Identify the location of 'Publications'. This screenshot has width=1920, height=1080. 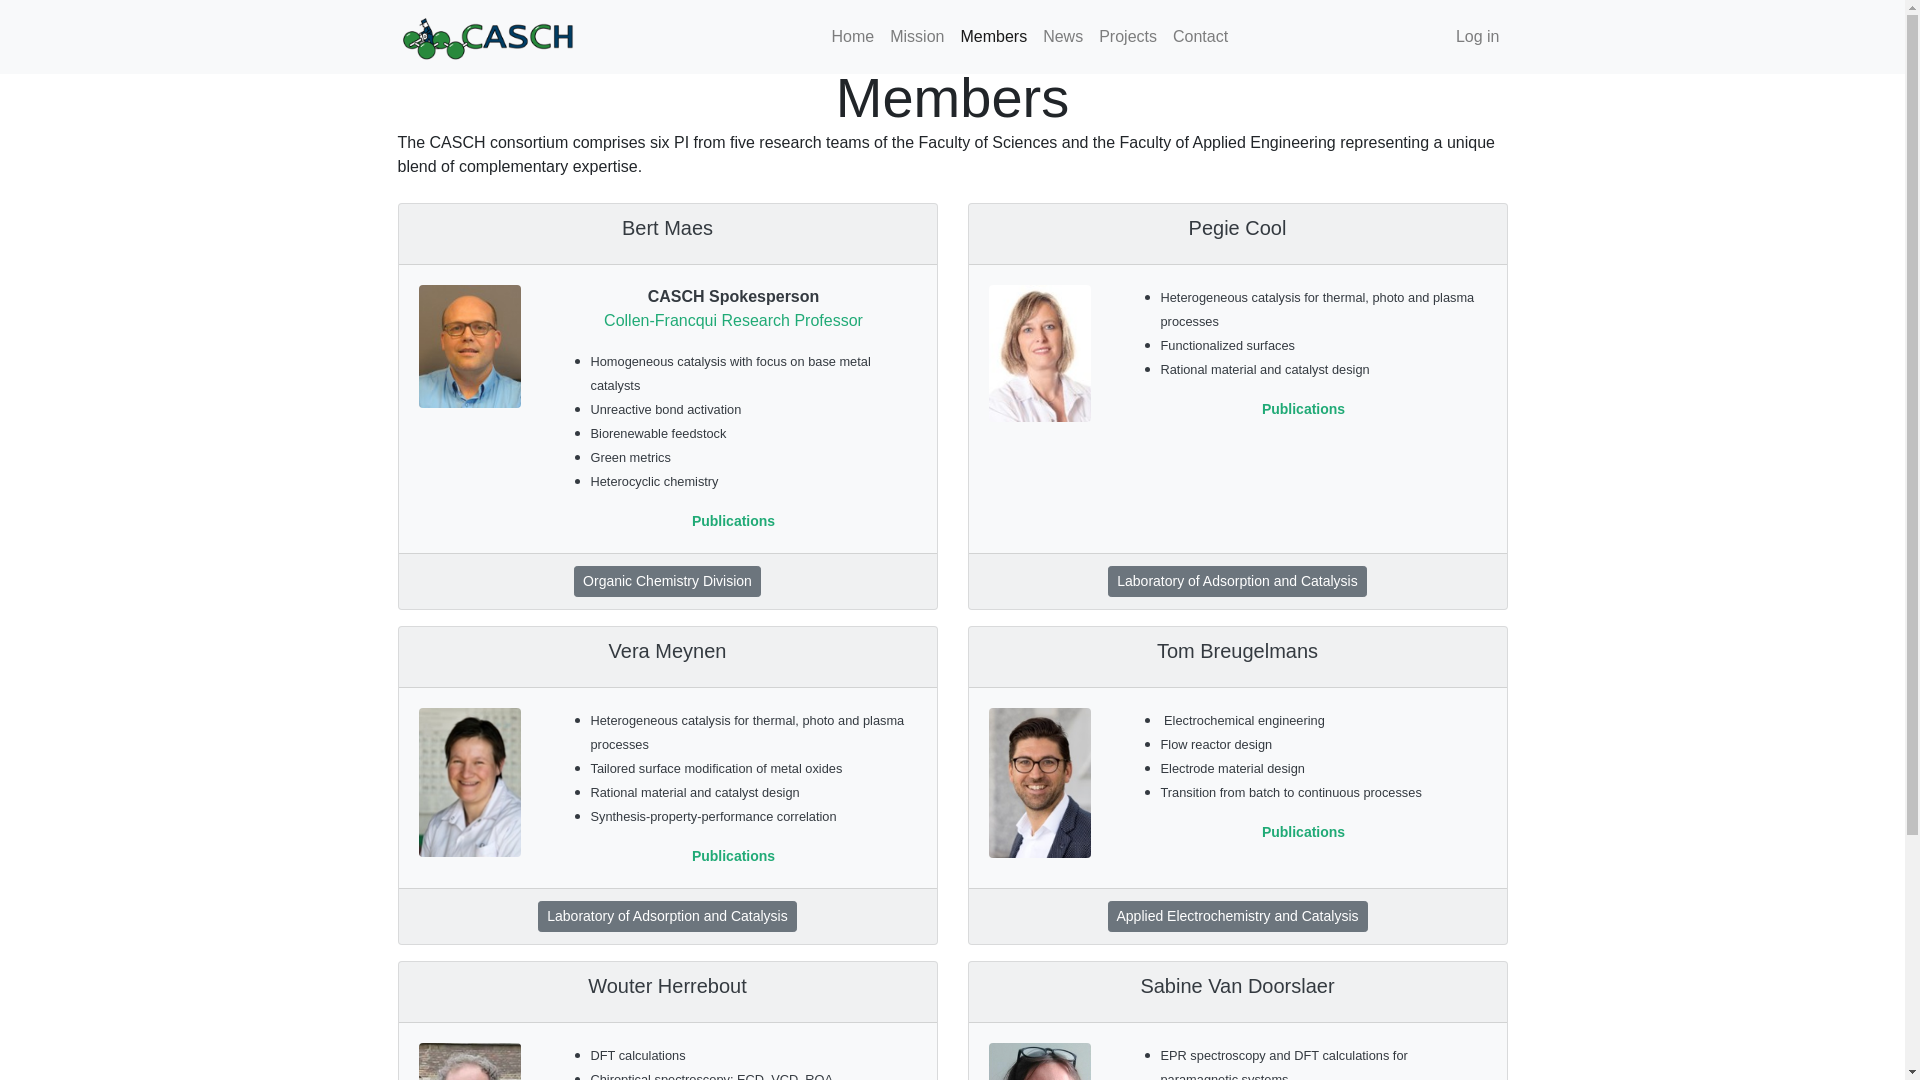
(732, 519).